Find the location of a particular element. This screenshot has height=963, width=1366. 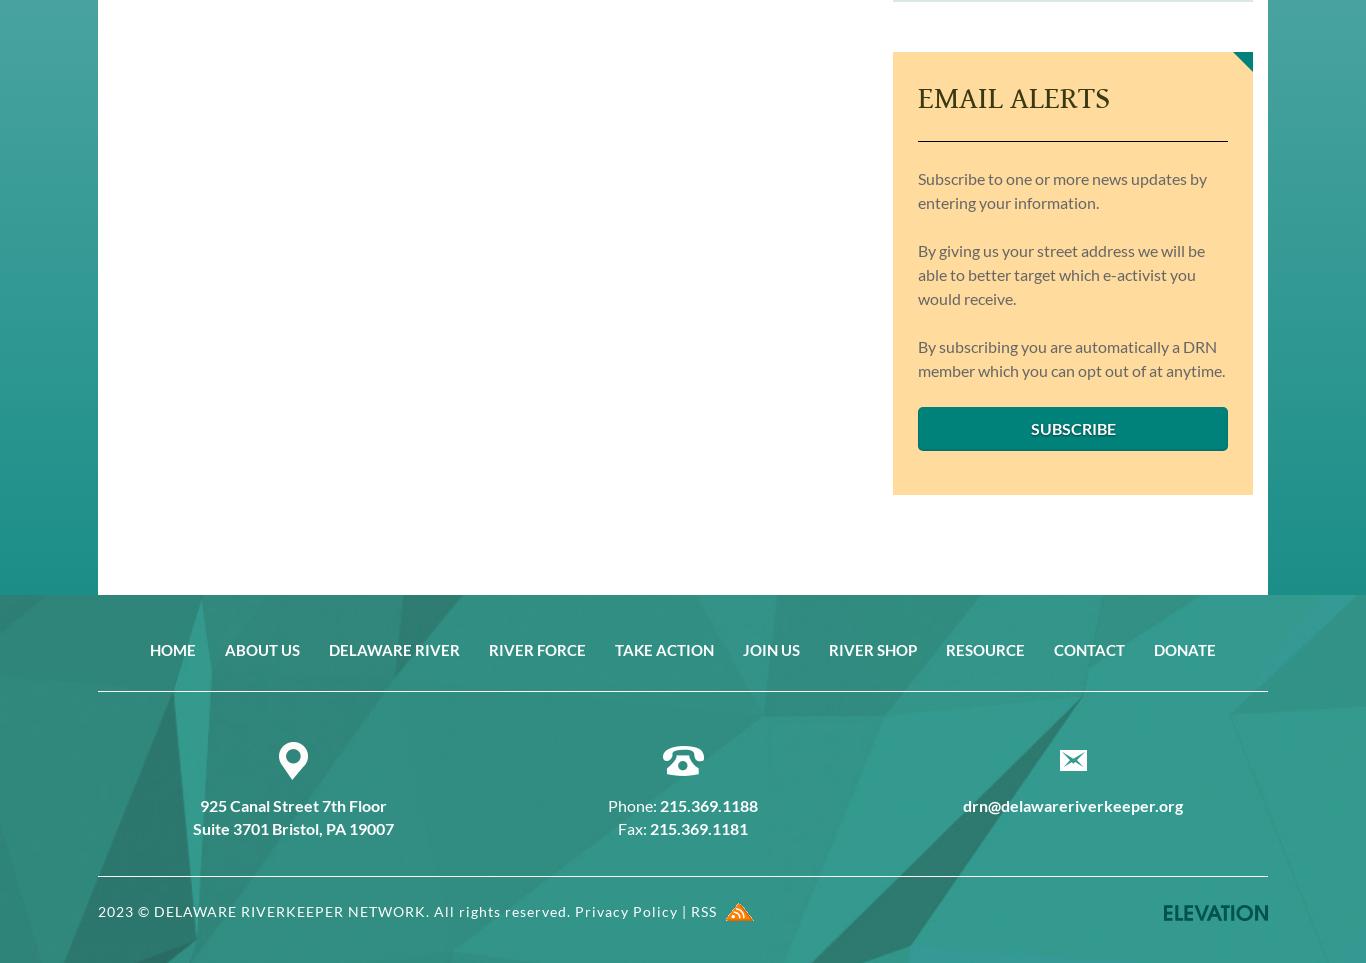

'Delaware River' is located at coordinates (393, 647).